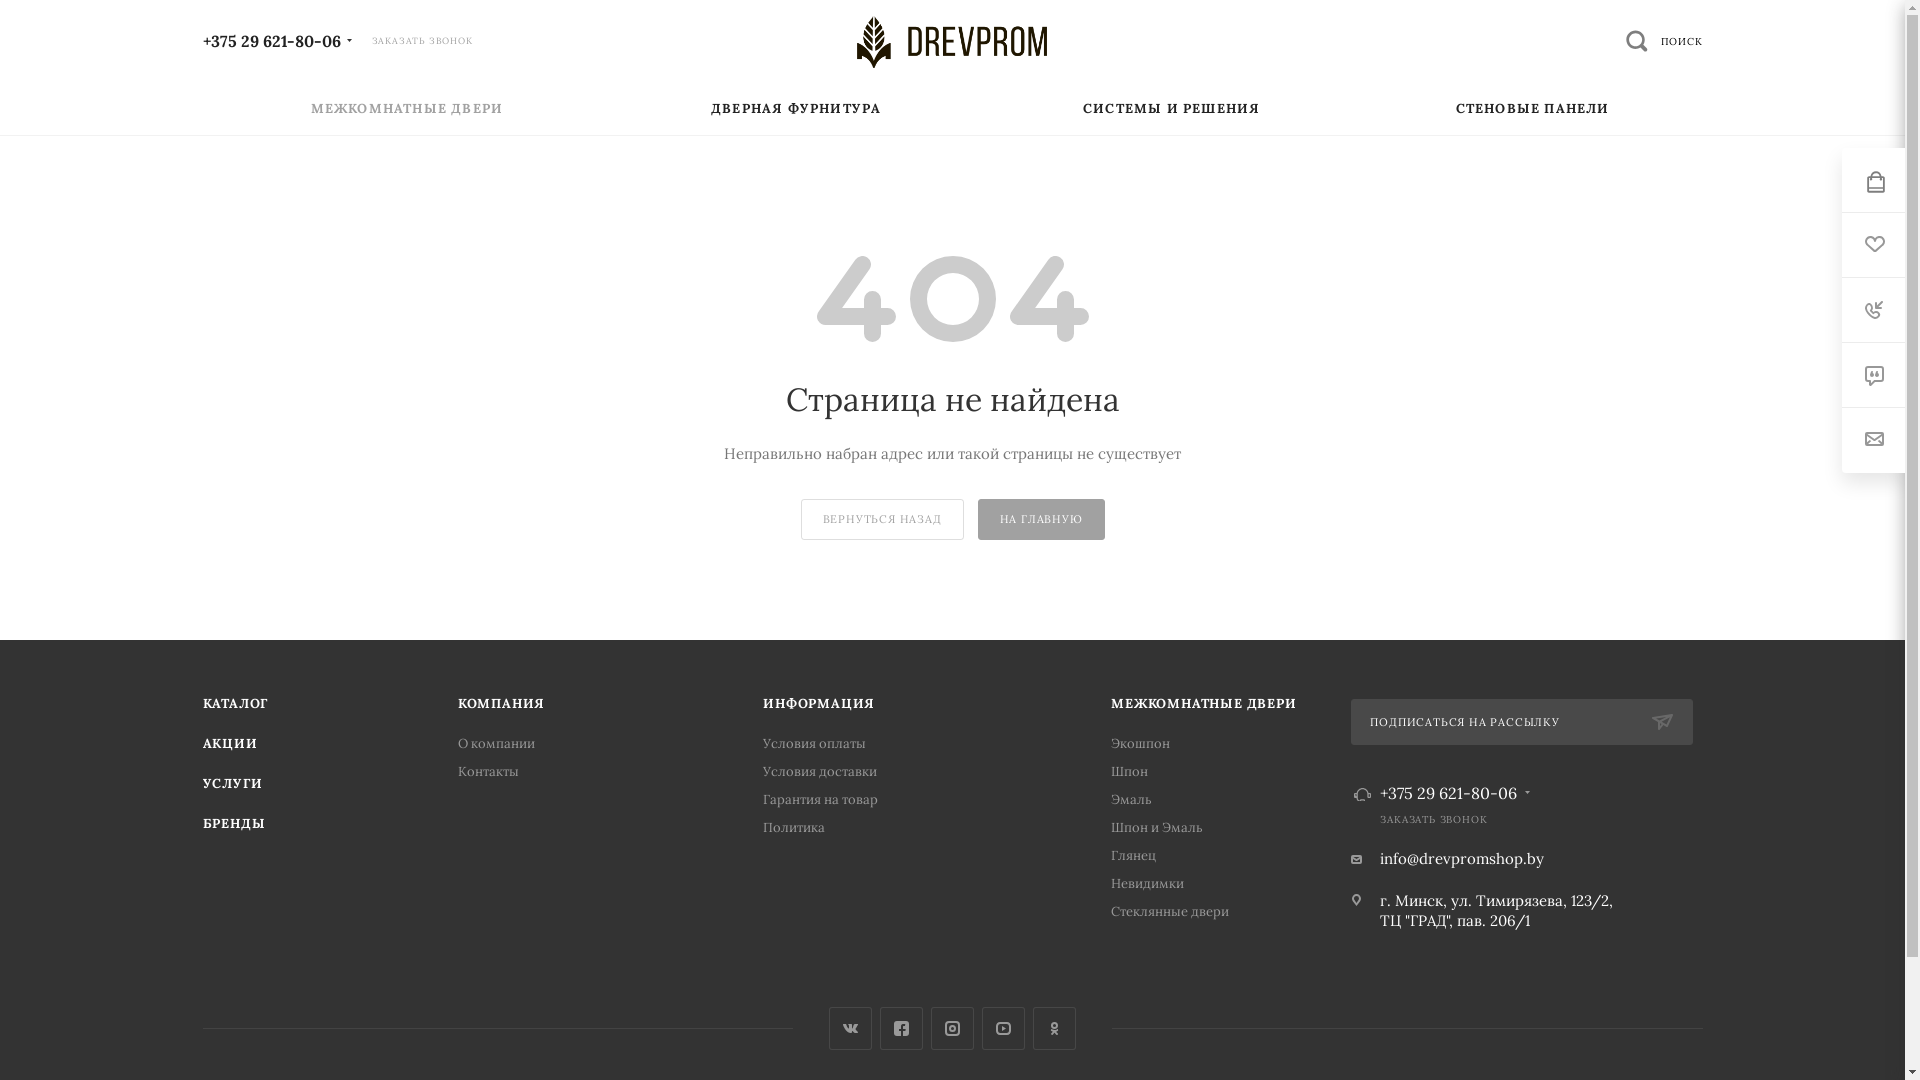 The image size is (1920, 1080). I want to click on 'Facebook', so click(879, 1028).